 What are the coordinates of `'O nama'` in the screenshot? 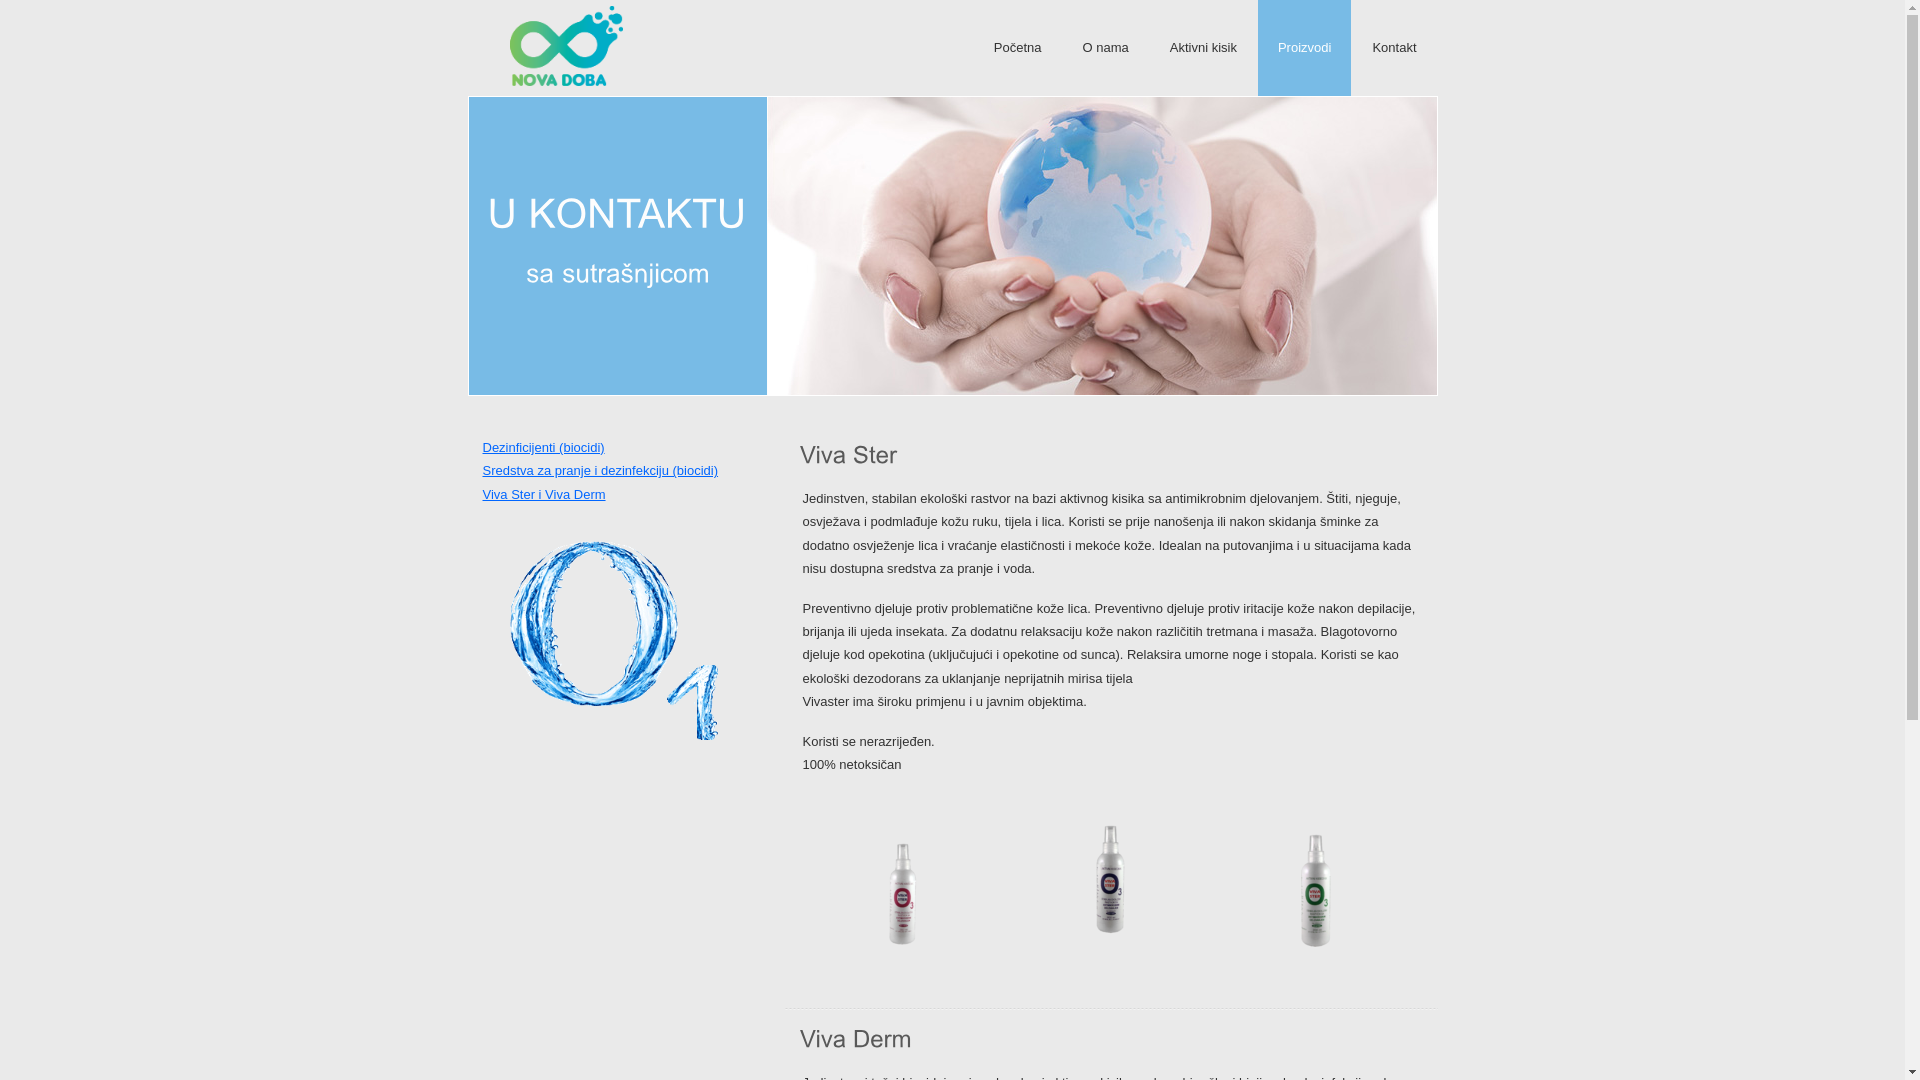 It's located at (1103, 46).